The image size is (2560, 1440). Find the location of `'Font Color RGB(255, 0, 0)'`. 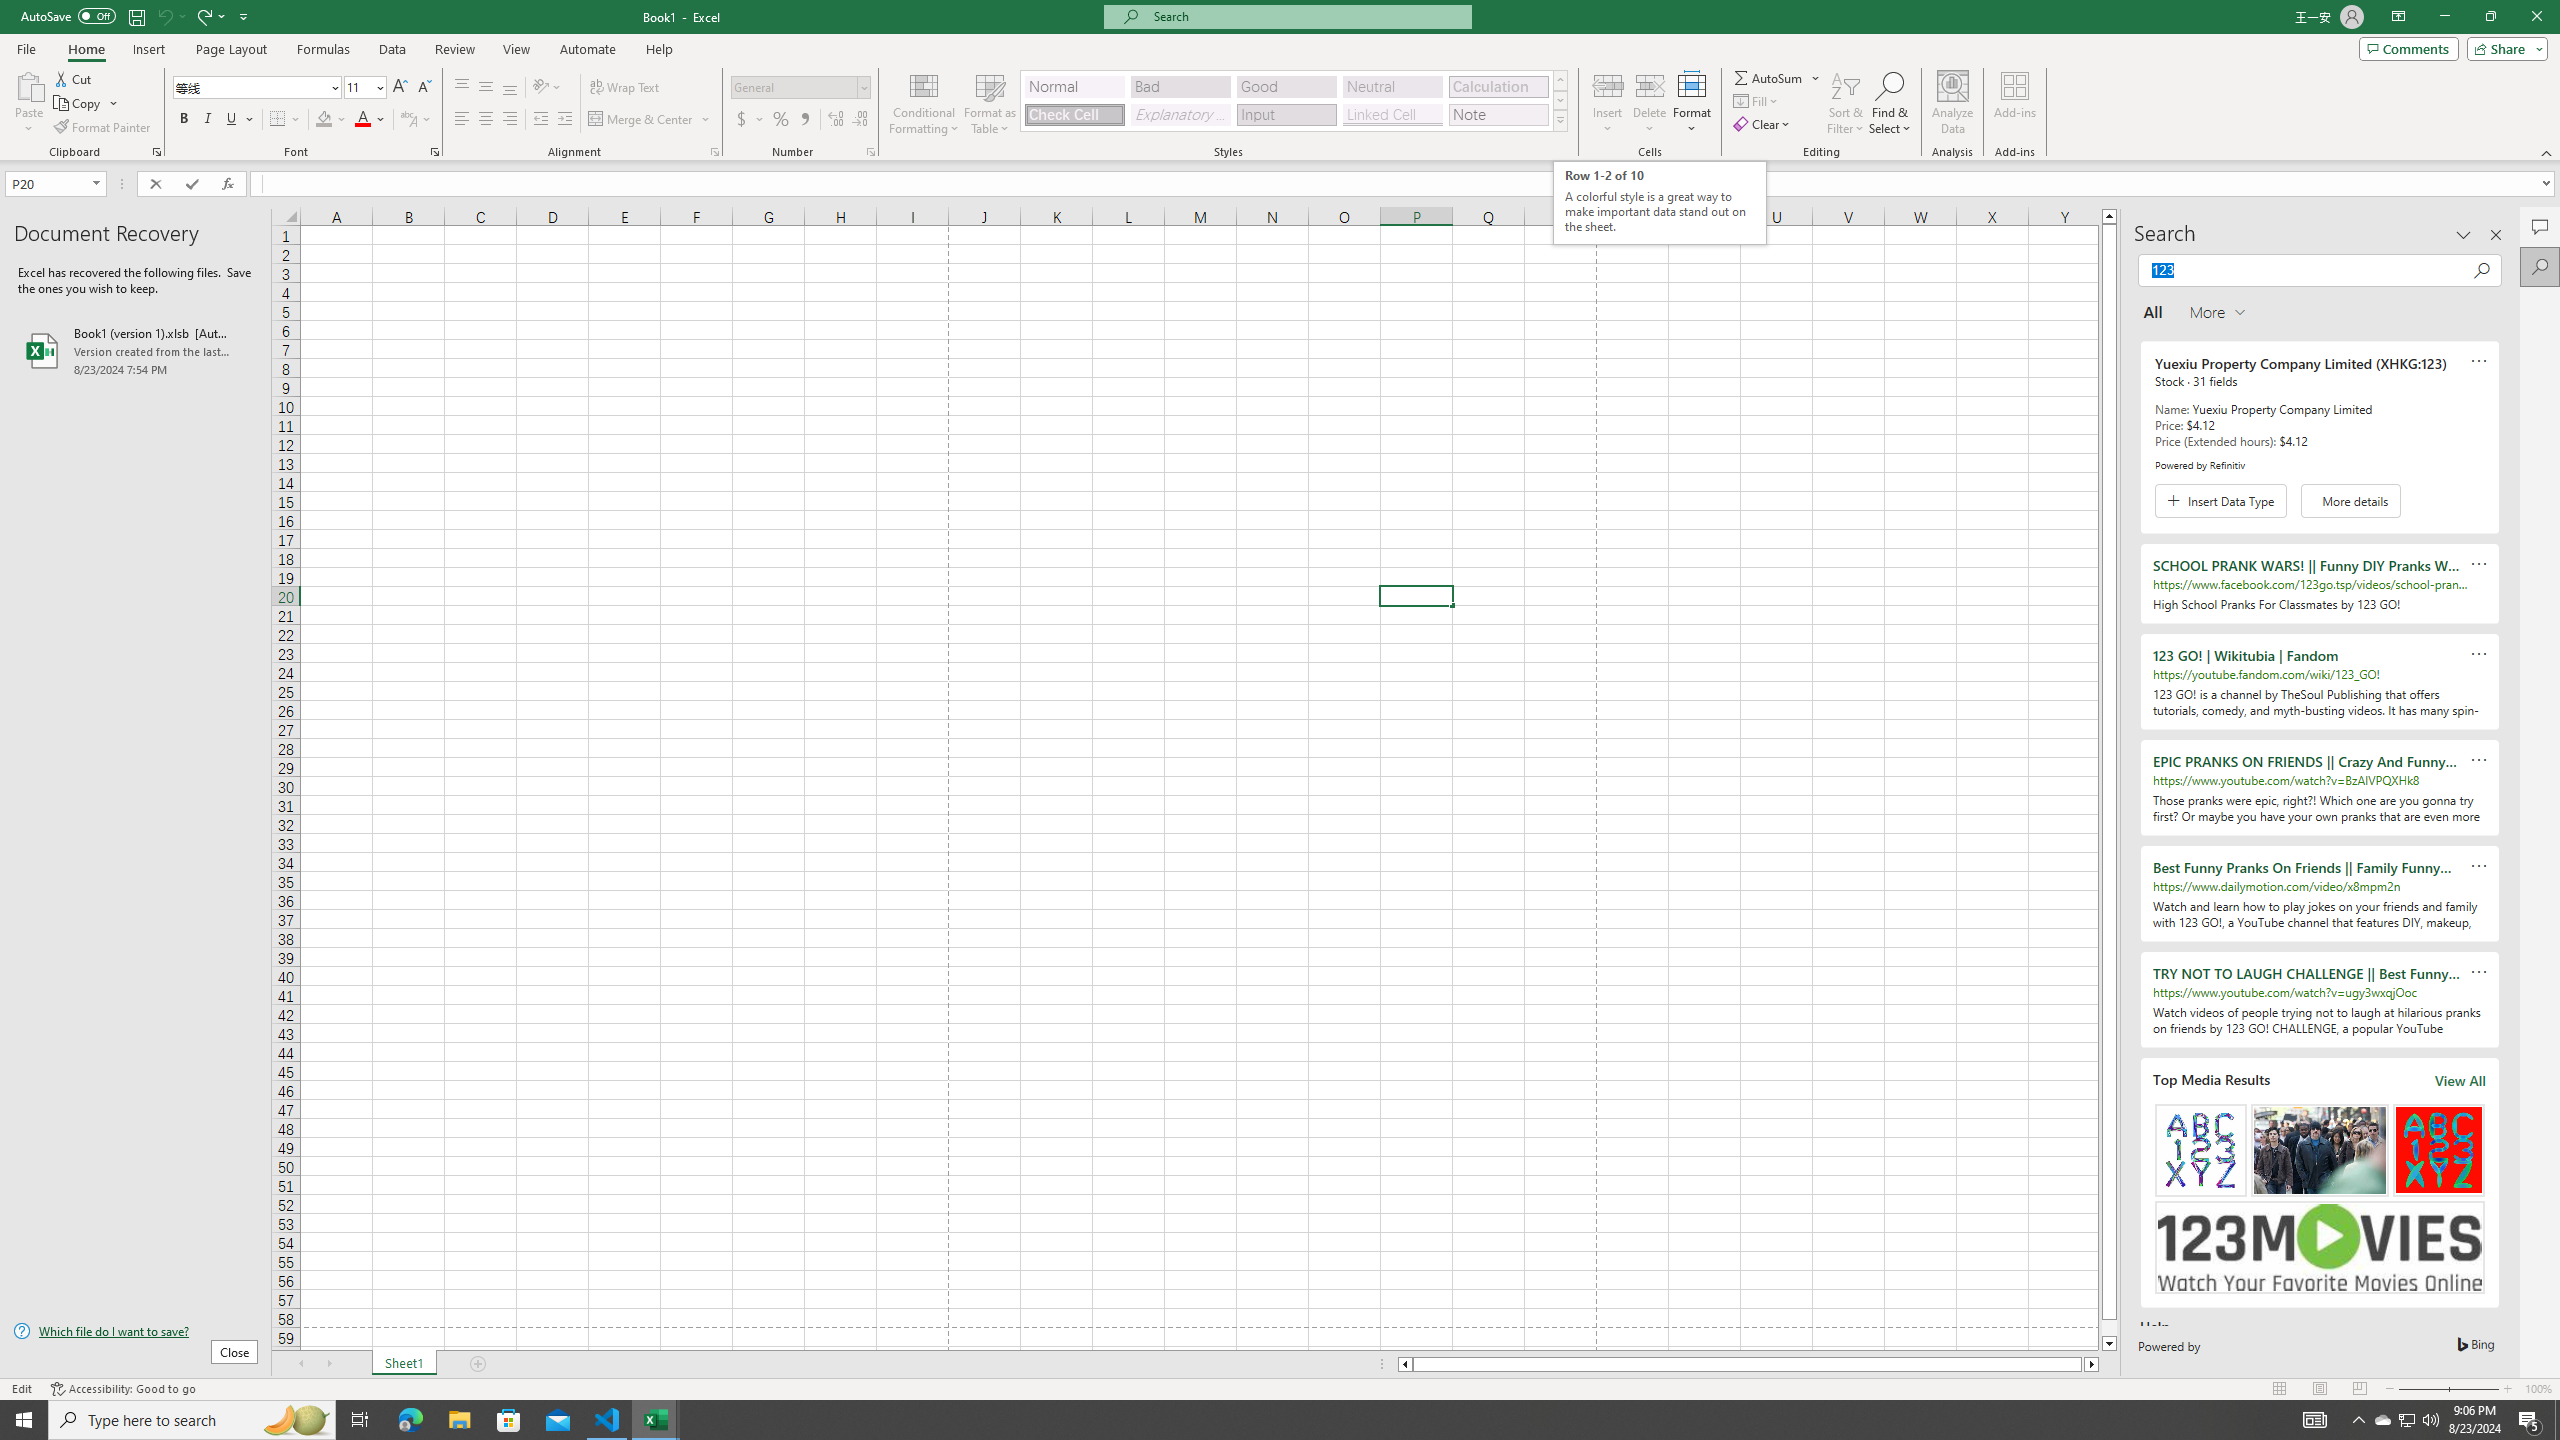

'Font Color RGB(255, 0, 0)' is located at coordinates (362, 118).